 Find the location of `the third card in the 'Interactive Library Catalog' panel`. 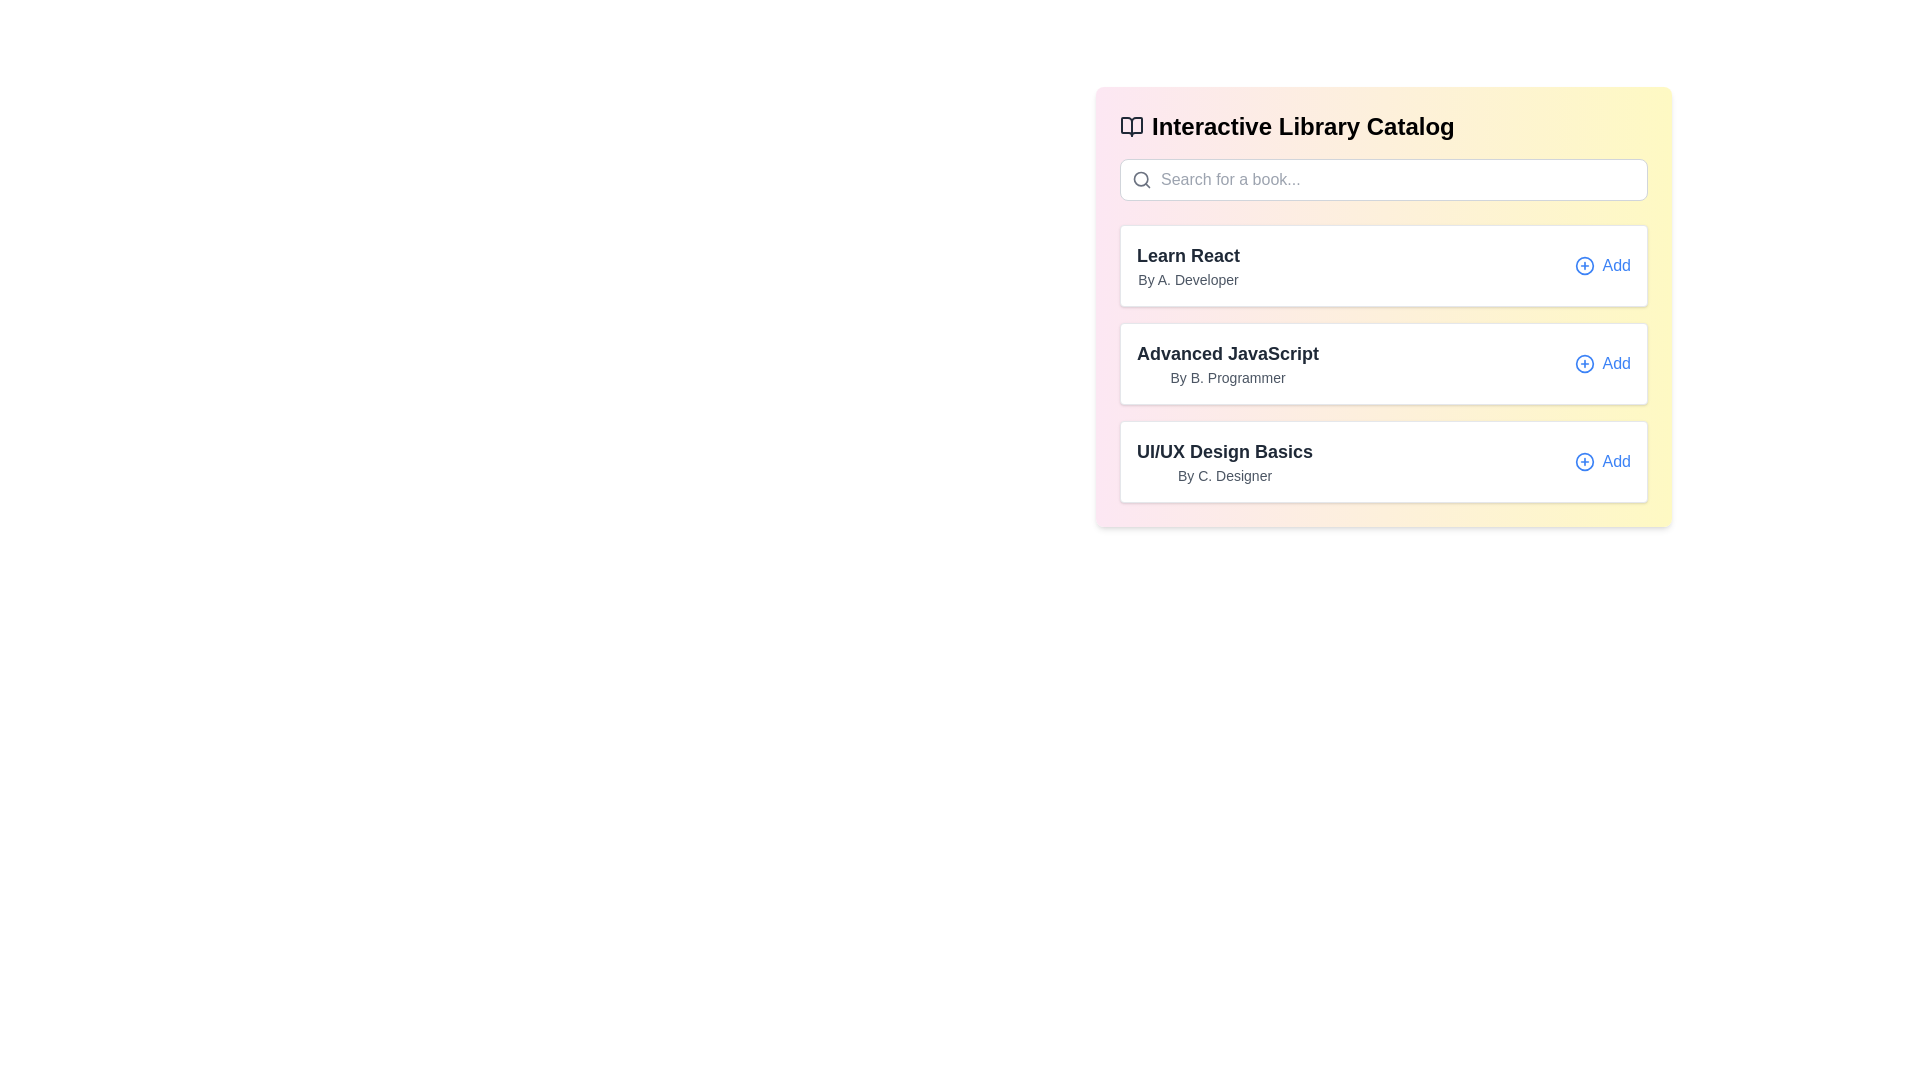

the third card in the 'Interactive Library Catalog' panel is located at coordinates (1382, 462).